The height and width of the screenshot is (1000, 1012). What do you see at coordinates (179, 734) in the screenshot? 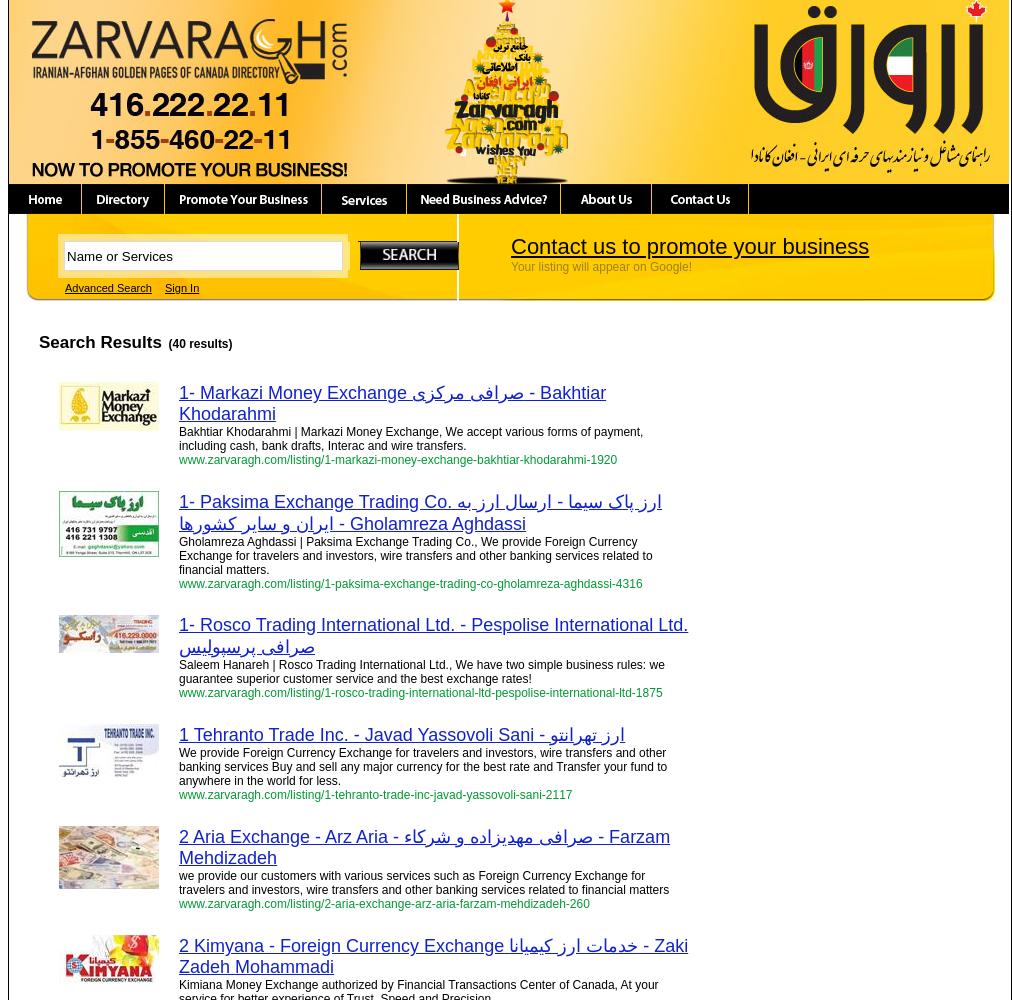
I see `'1 Tehranto Trade Inc. - Javad Yassovoli Sani - ارز تهرانتو'` at bounding box center [179, 734].